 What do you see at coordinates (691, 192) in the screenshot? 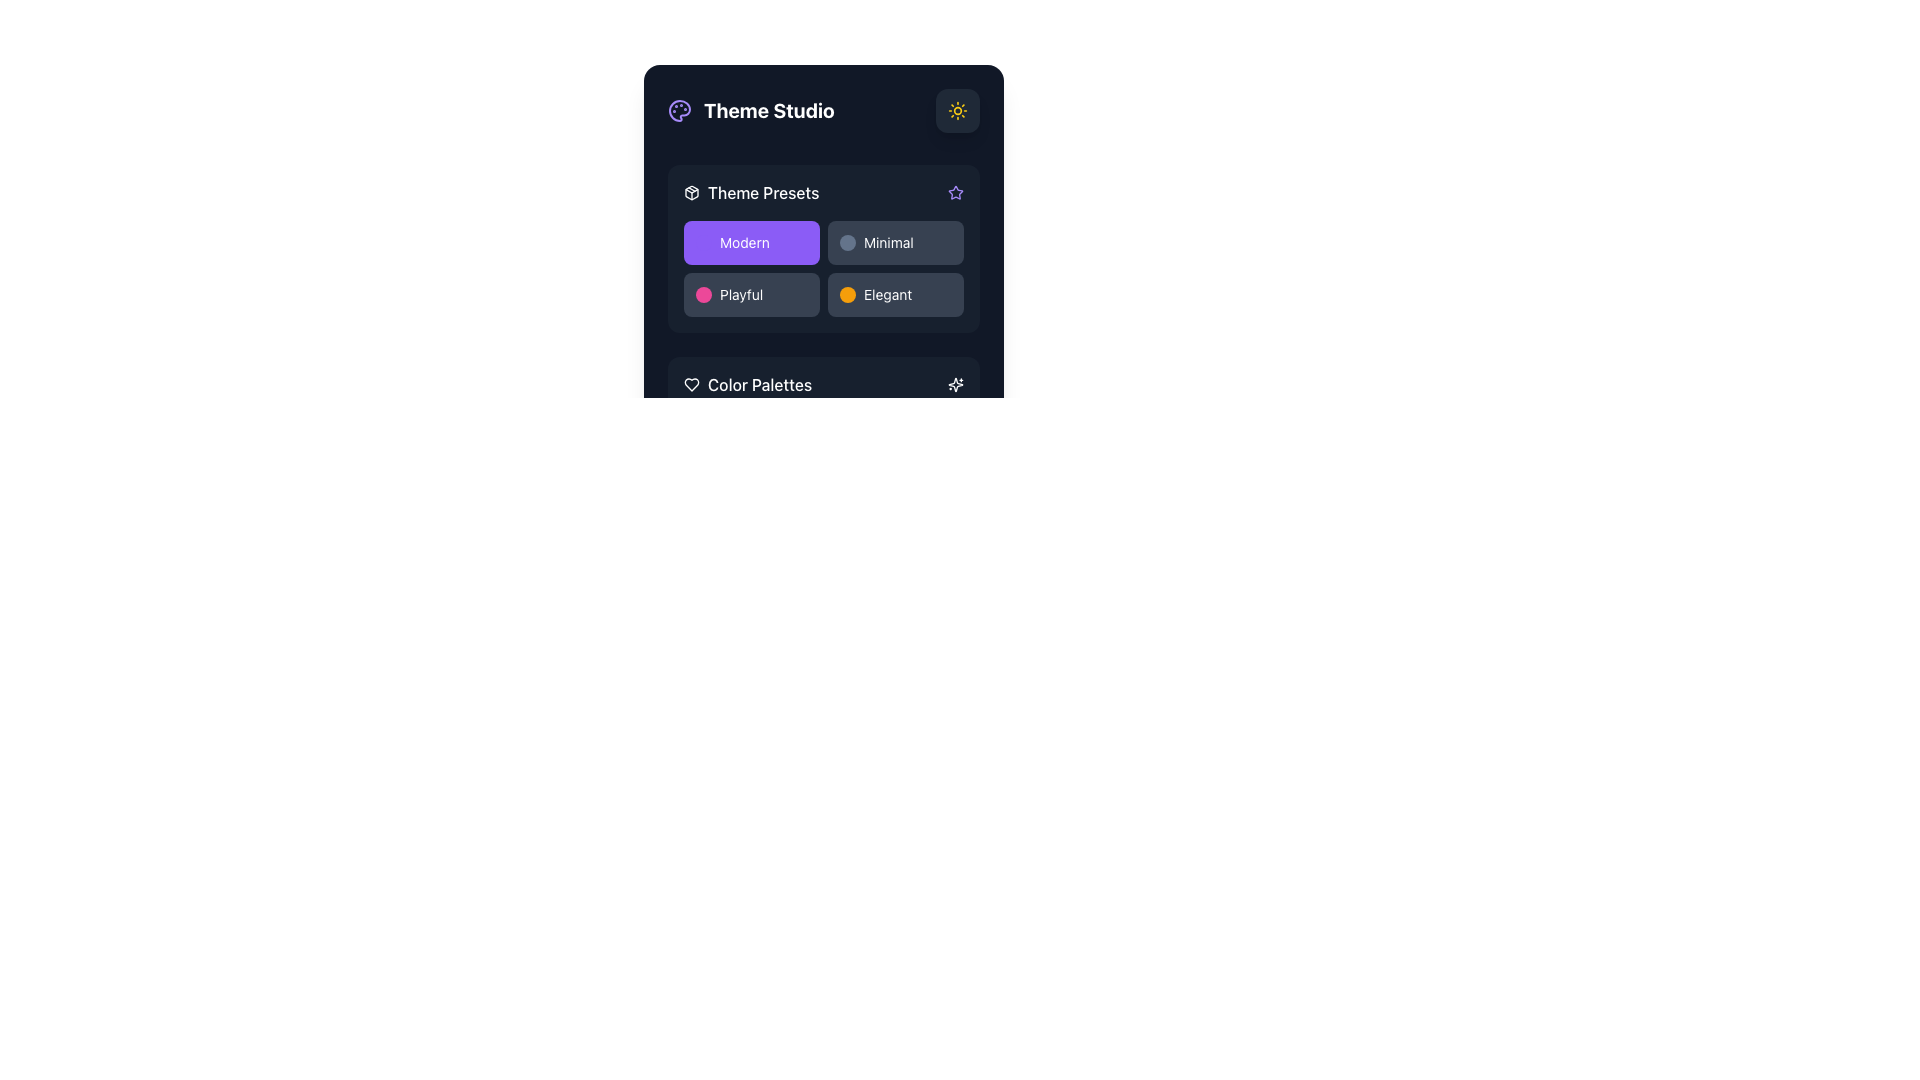
I see `the 'Theme Presets' icon located to the left of the text 'Theme Presets' in the top-left corner of the section` at bounding box center [691, 192].